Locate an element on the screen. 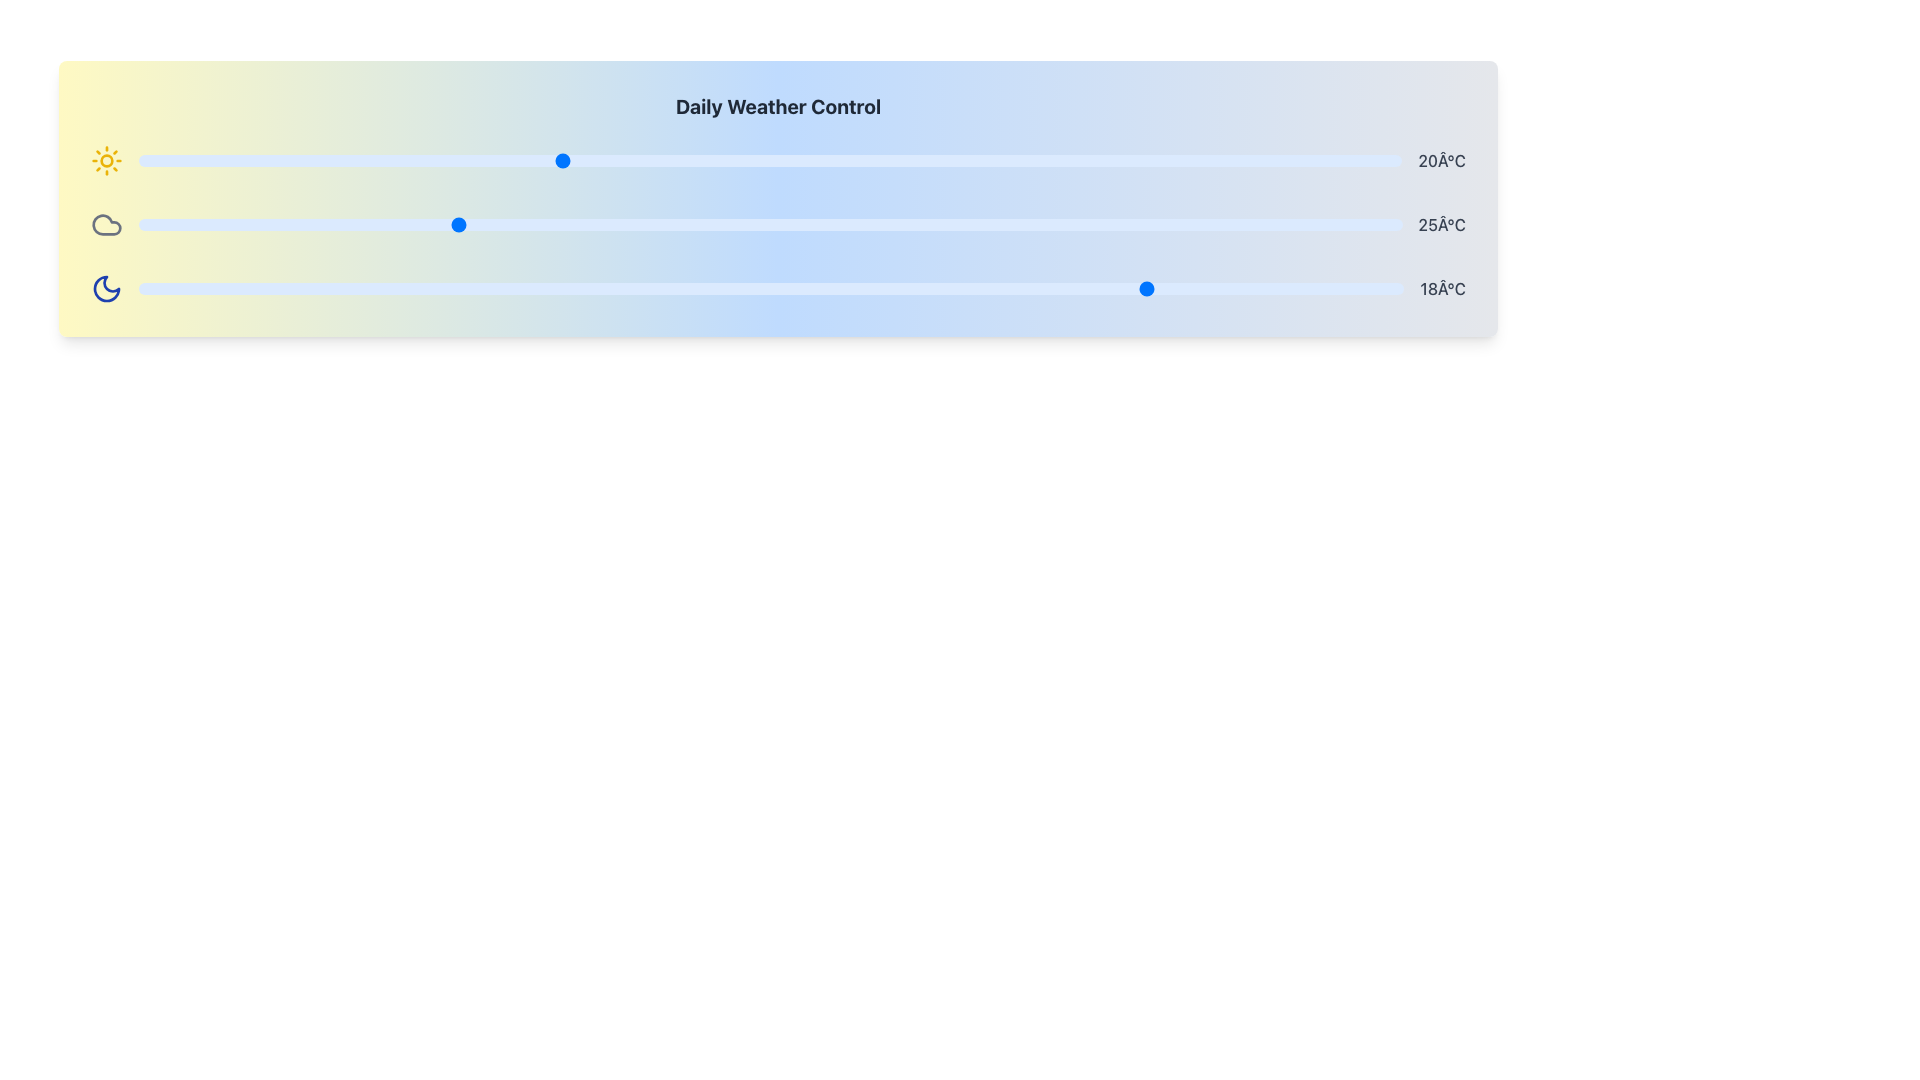  the evening temperature is located at coordinates (1151, 289).